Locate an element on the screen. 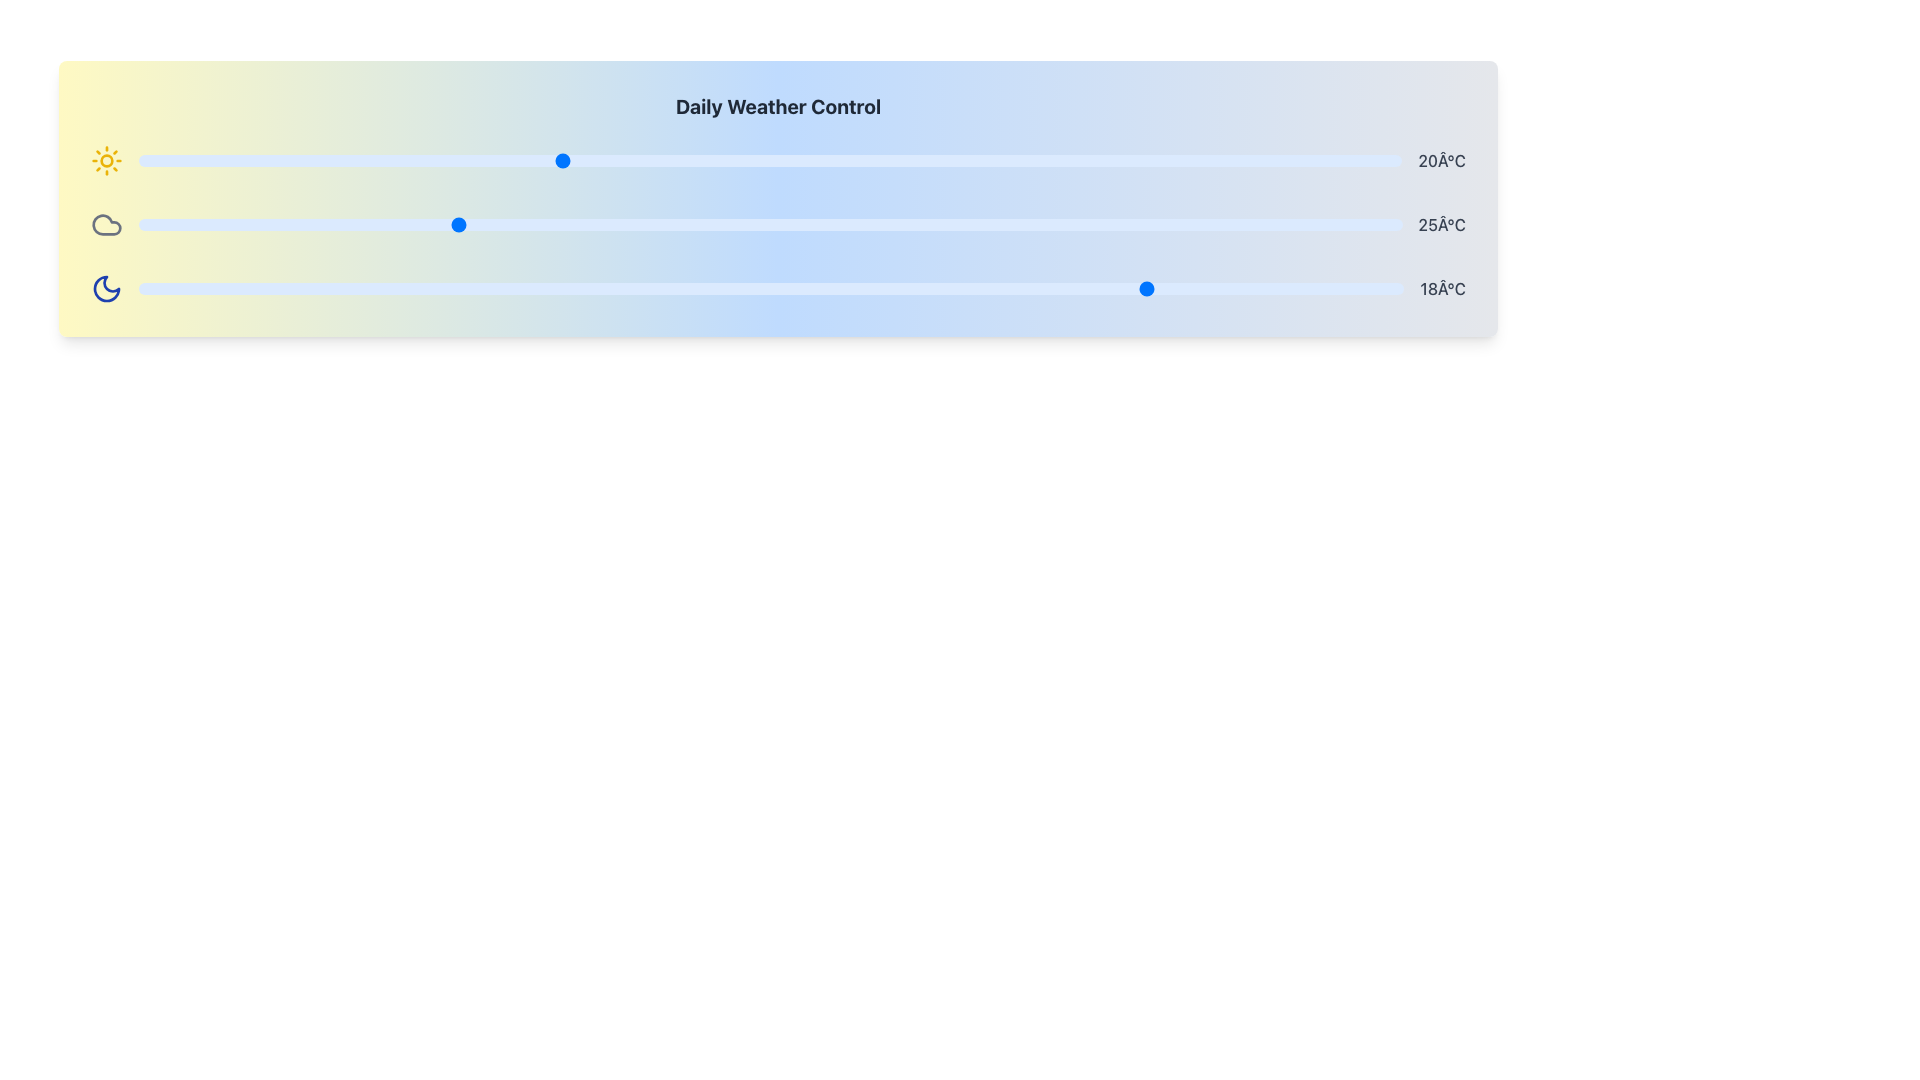  the evening temperature is located at coordinates (1151, 289).